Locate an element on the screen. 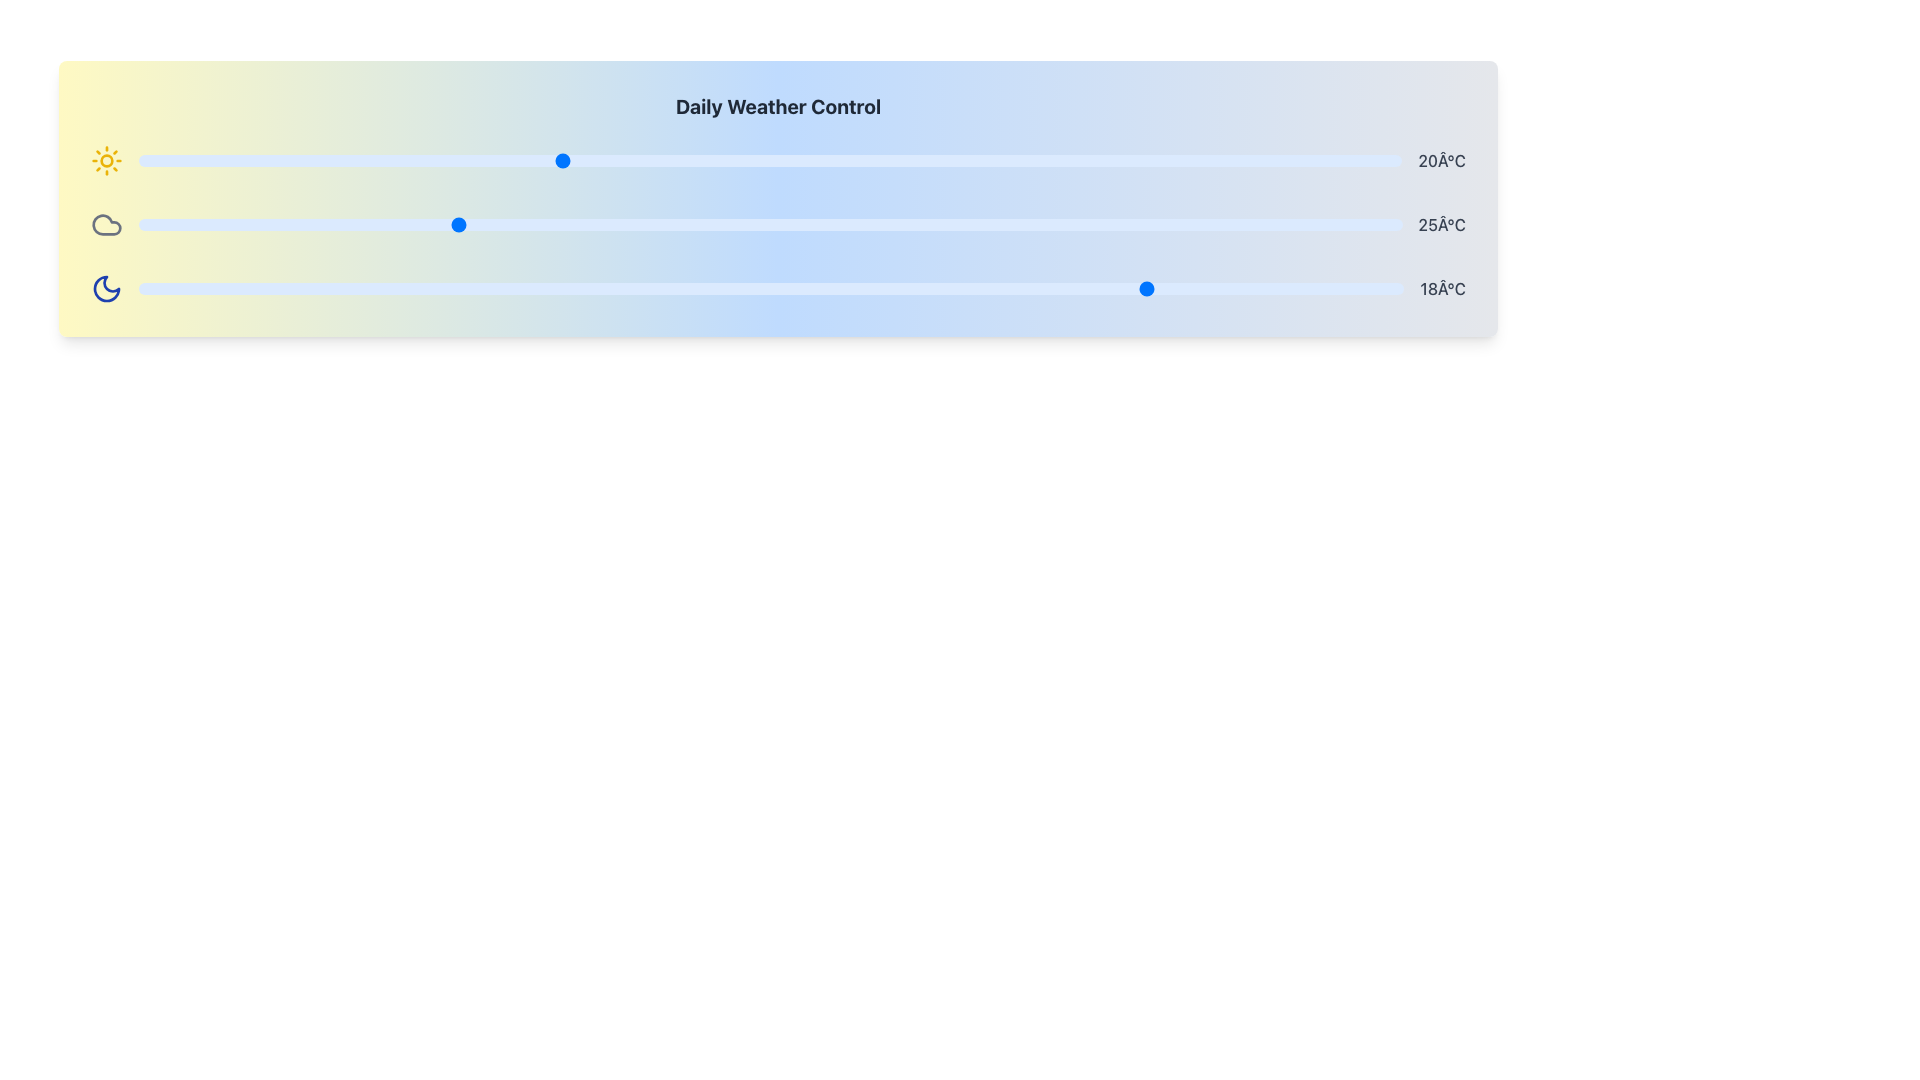  the evening temperature is located at coordinates (1151, 289).